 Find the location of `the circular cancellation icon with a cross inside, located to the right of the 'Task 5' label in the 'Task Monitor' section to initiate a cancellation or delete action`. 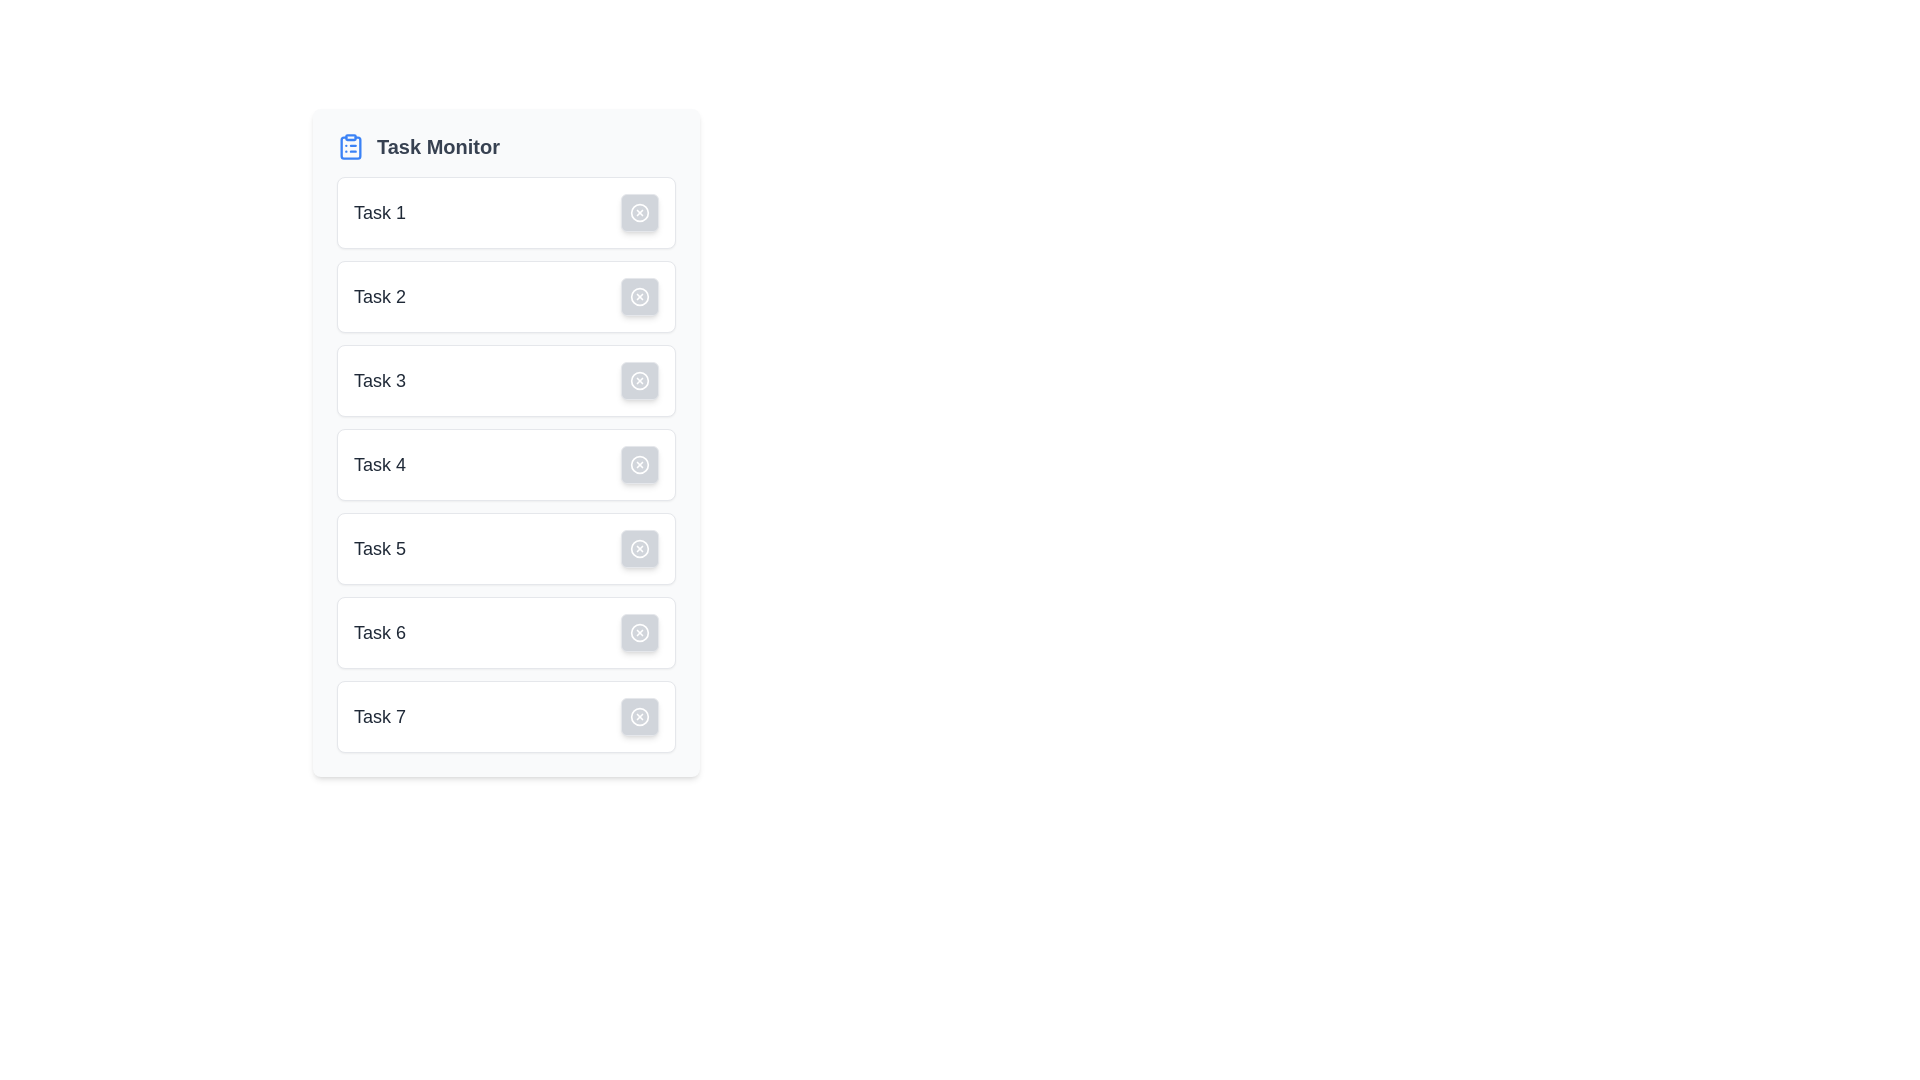

the circular cancellation icon with a cross inside, located to the right of the 'Task 5' label in the 'Task Monitor' section to initiate a cancellation or delete action is located at coordinates (638, 548).